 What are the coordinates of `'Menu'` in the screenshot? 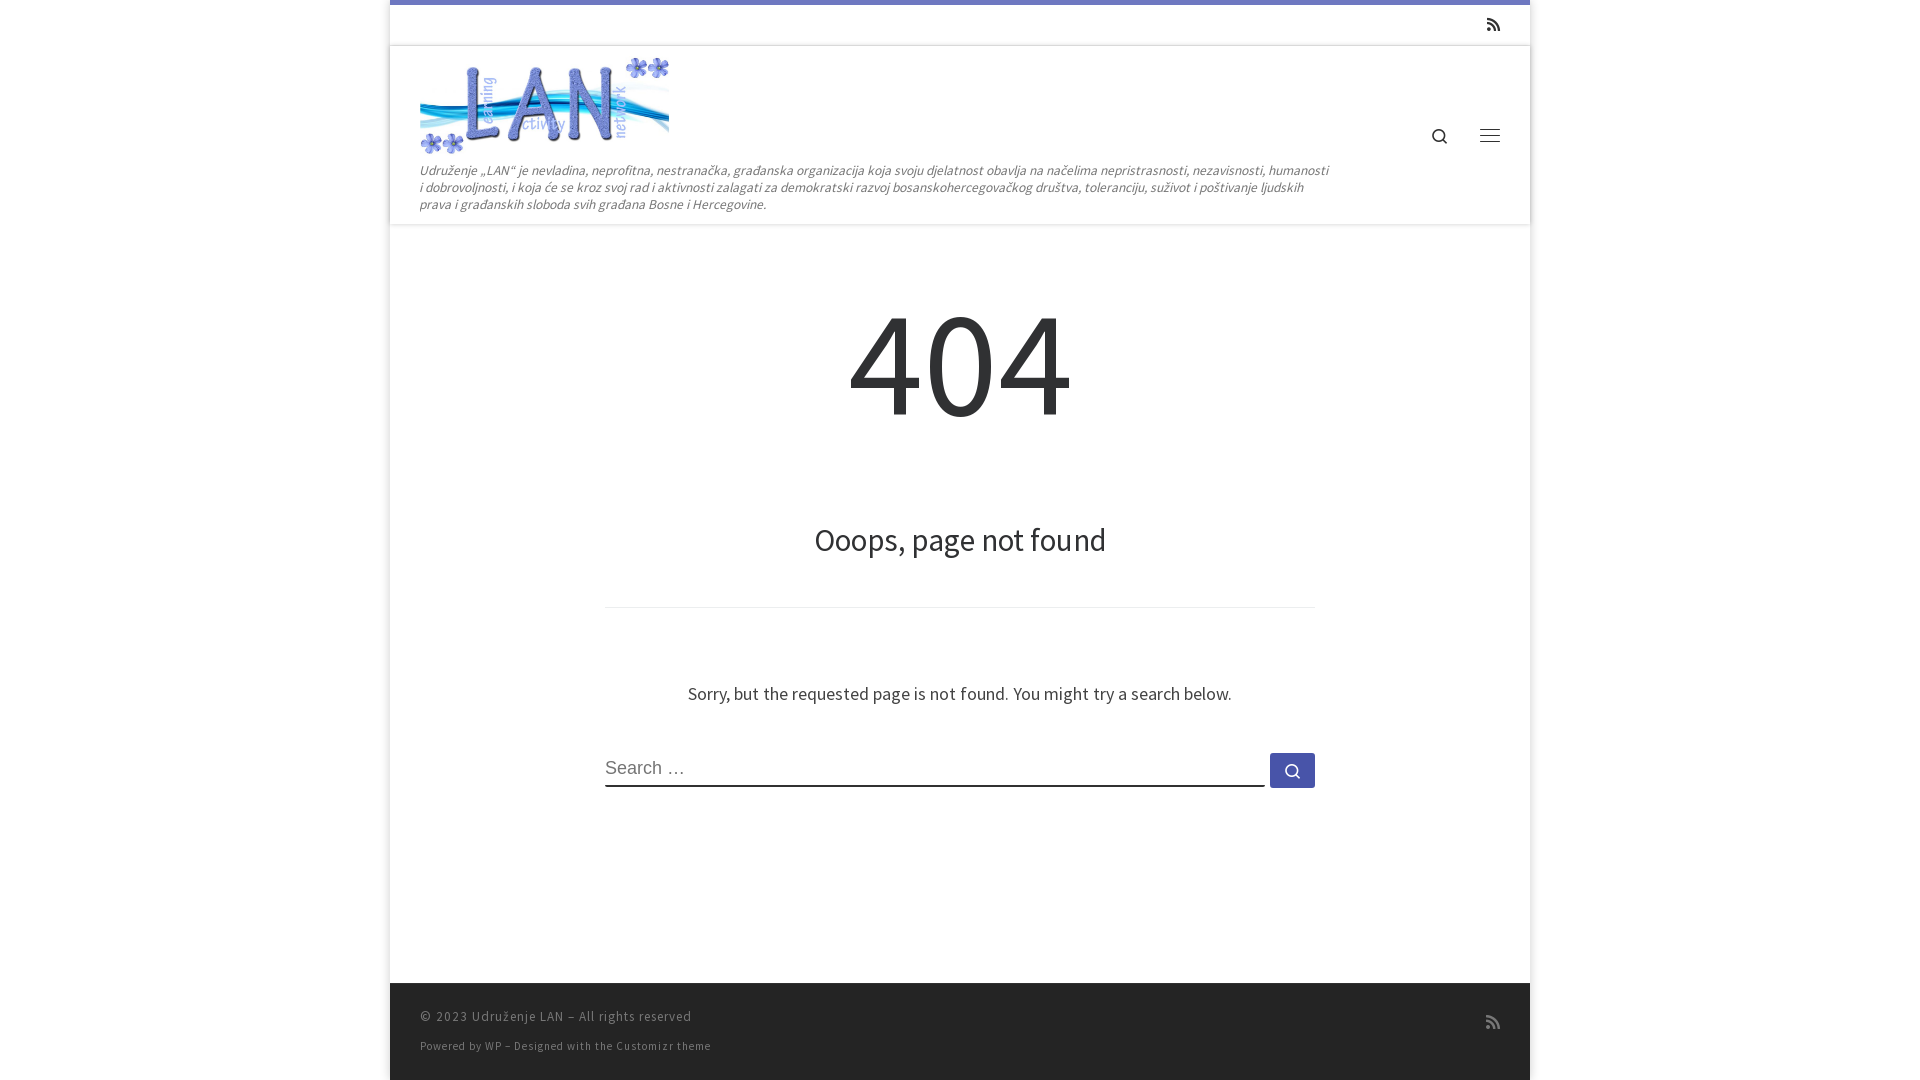 It's located at (1489, 135).